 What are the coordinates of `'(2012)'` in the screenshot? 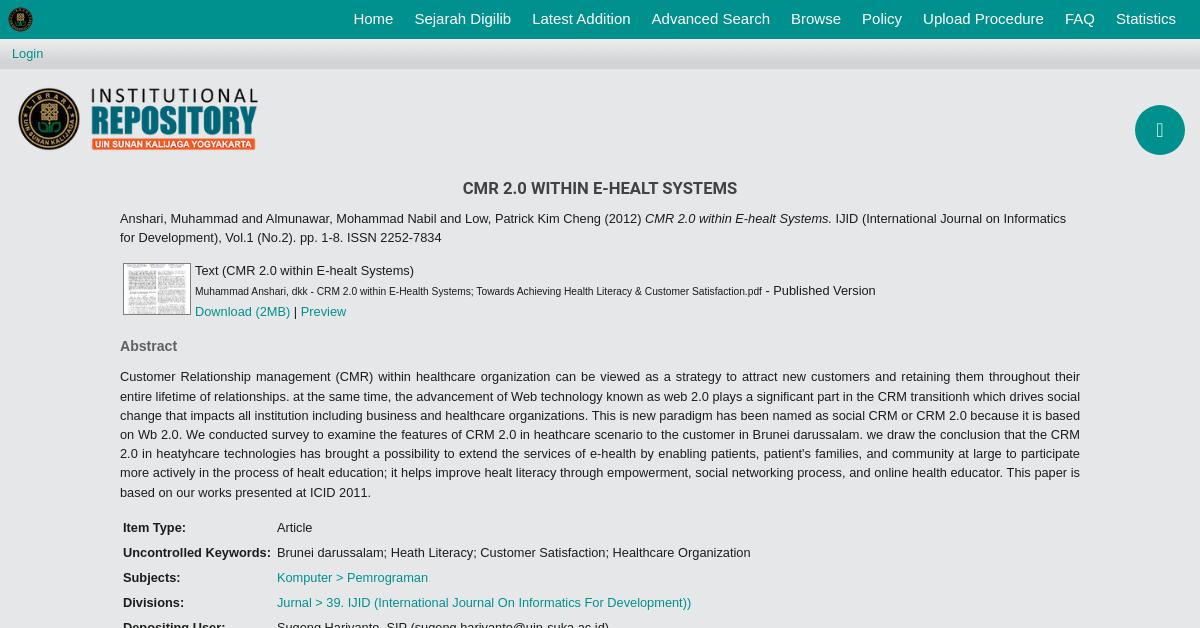 It's located at (621, 217).